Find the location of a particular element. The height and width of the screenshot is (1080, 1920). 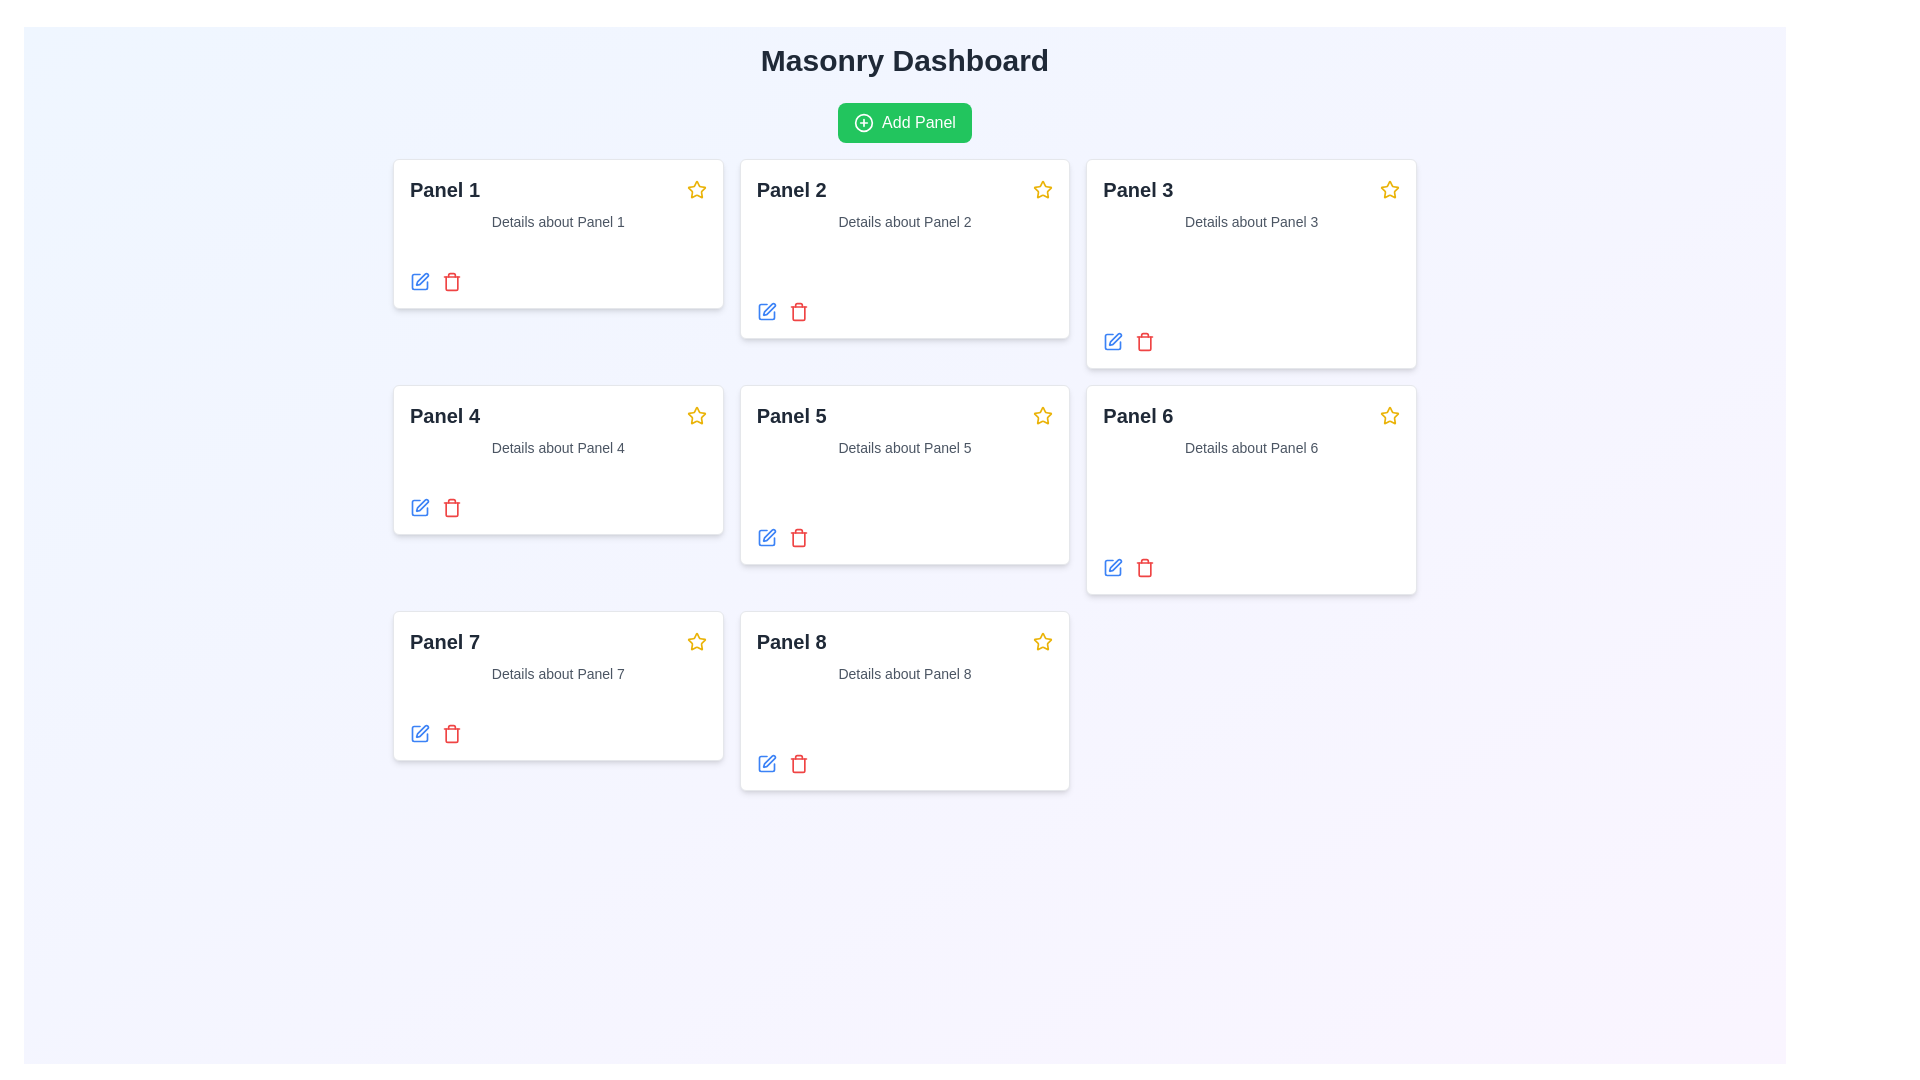

the star icon located at the top-right corner of 'Panel 7' in the third row and first column is located at coordinates (696, 641).